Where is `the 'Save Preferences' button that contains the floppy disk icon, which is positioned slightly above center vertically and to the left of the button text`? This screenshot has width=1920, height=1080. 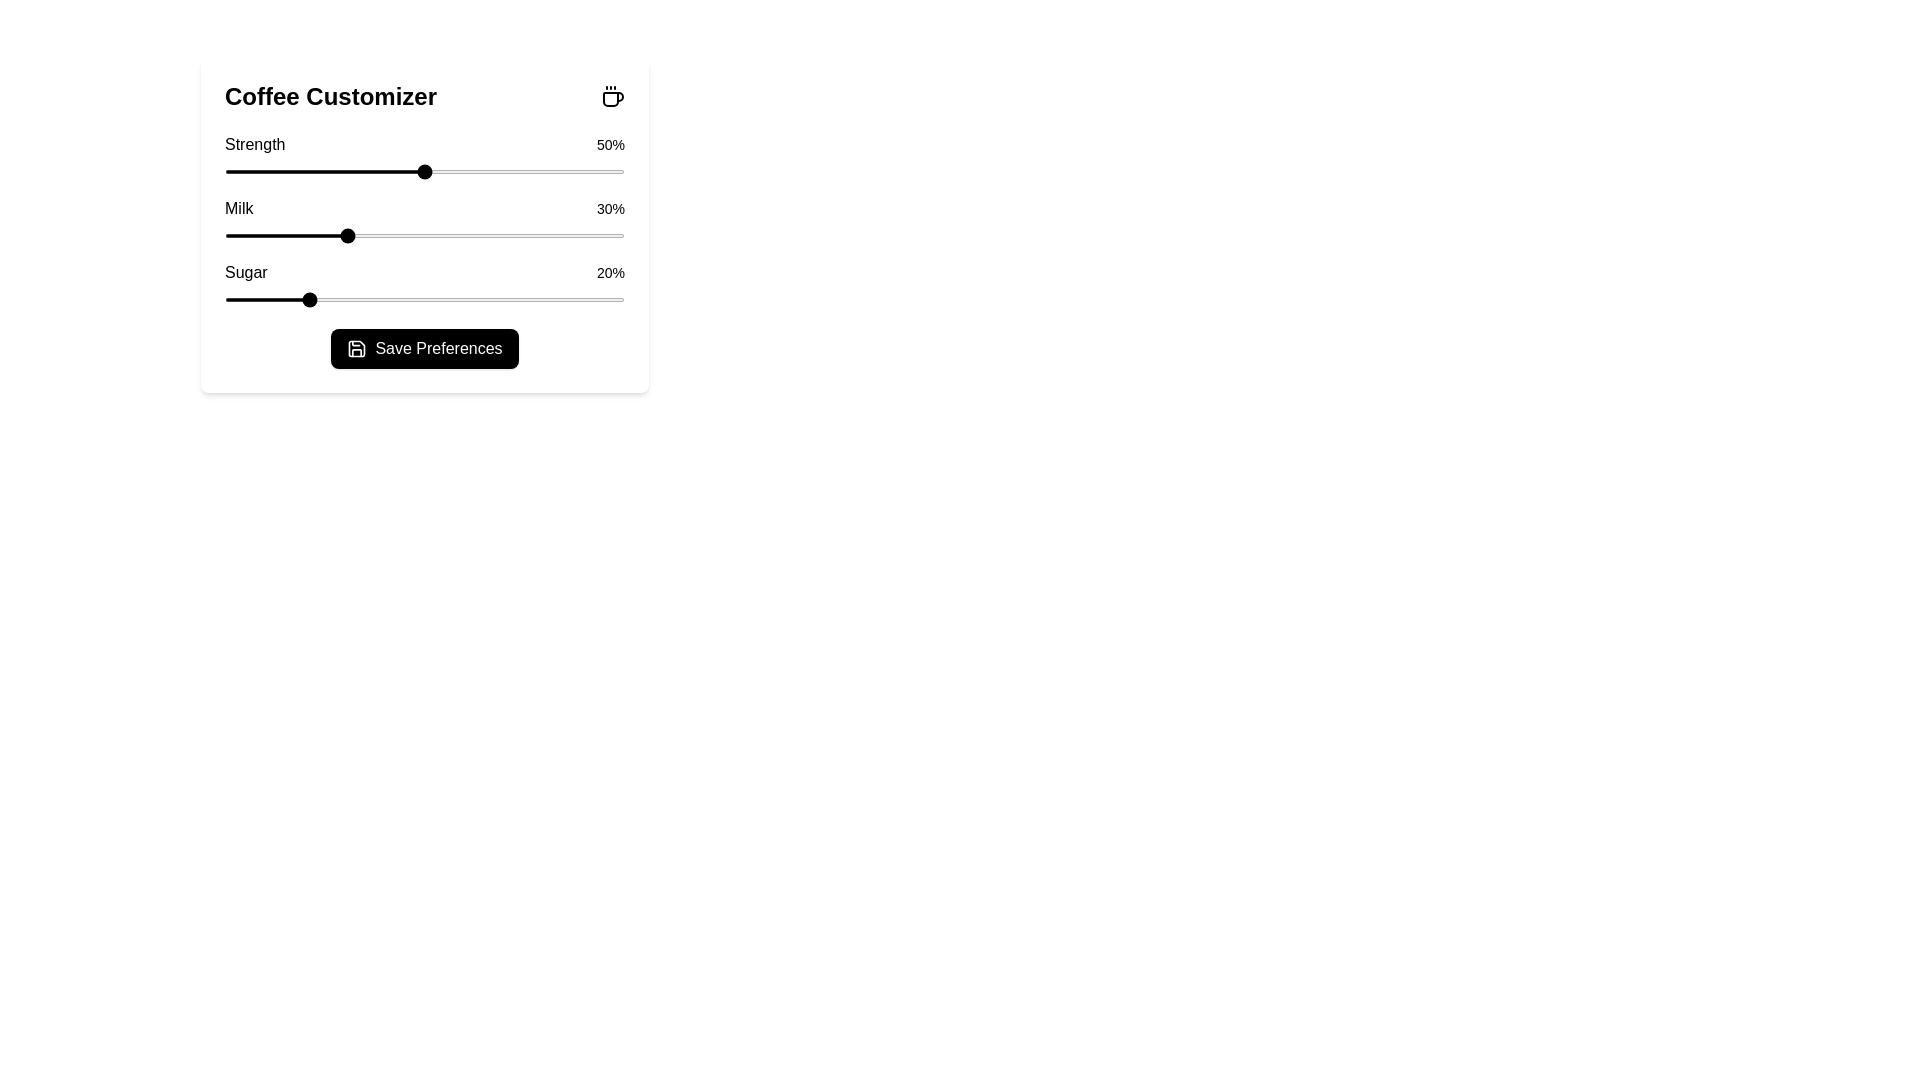 the 'Save Preferences' button that contains the floppy disk icon, which is positioned slightly above center vertically and to the left of the button text is located at coordinates (357, 347).